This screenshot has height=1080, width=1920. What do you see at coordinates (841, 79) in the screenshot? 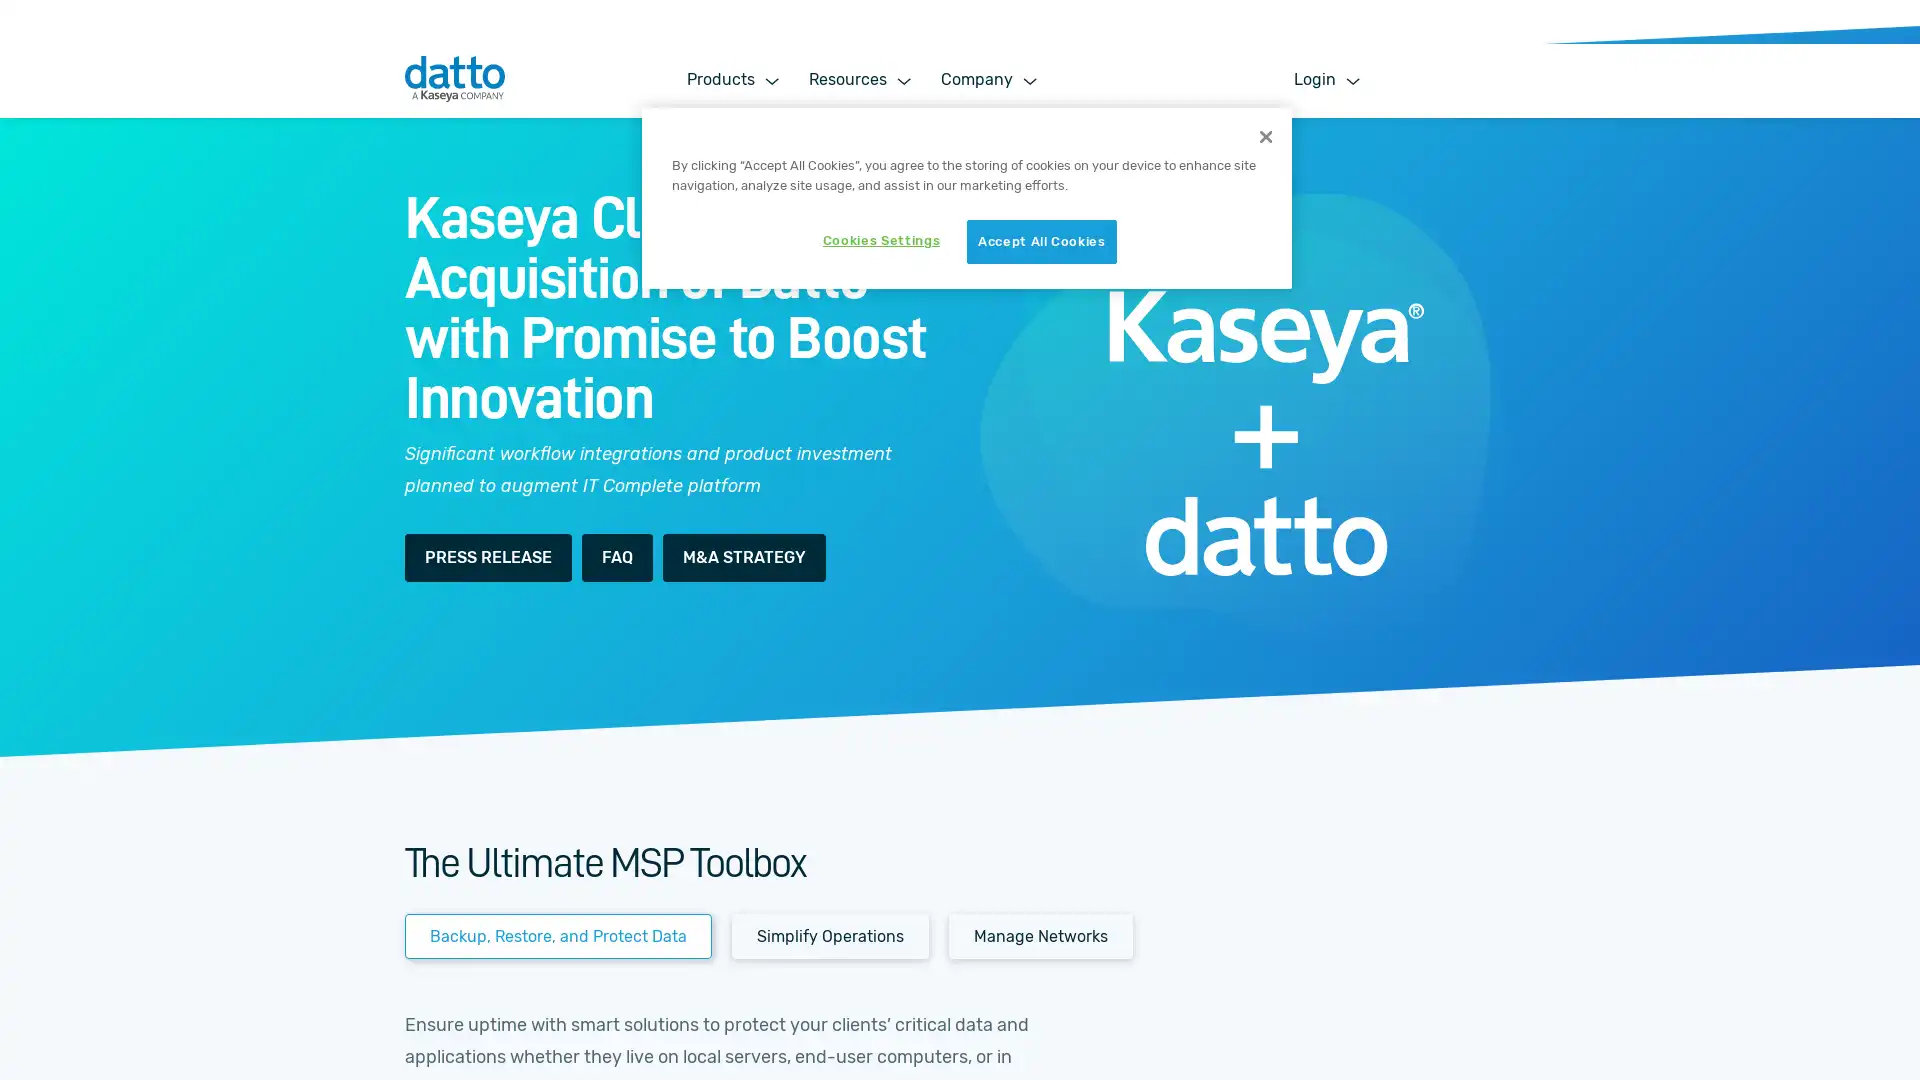
I see `Resources` at bounding box center [841, 79].